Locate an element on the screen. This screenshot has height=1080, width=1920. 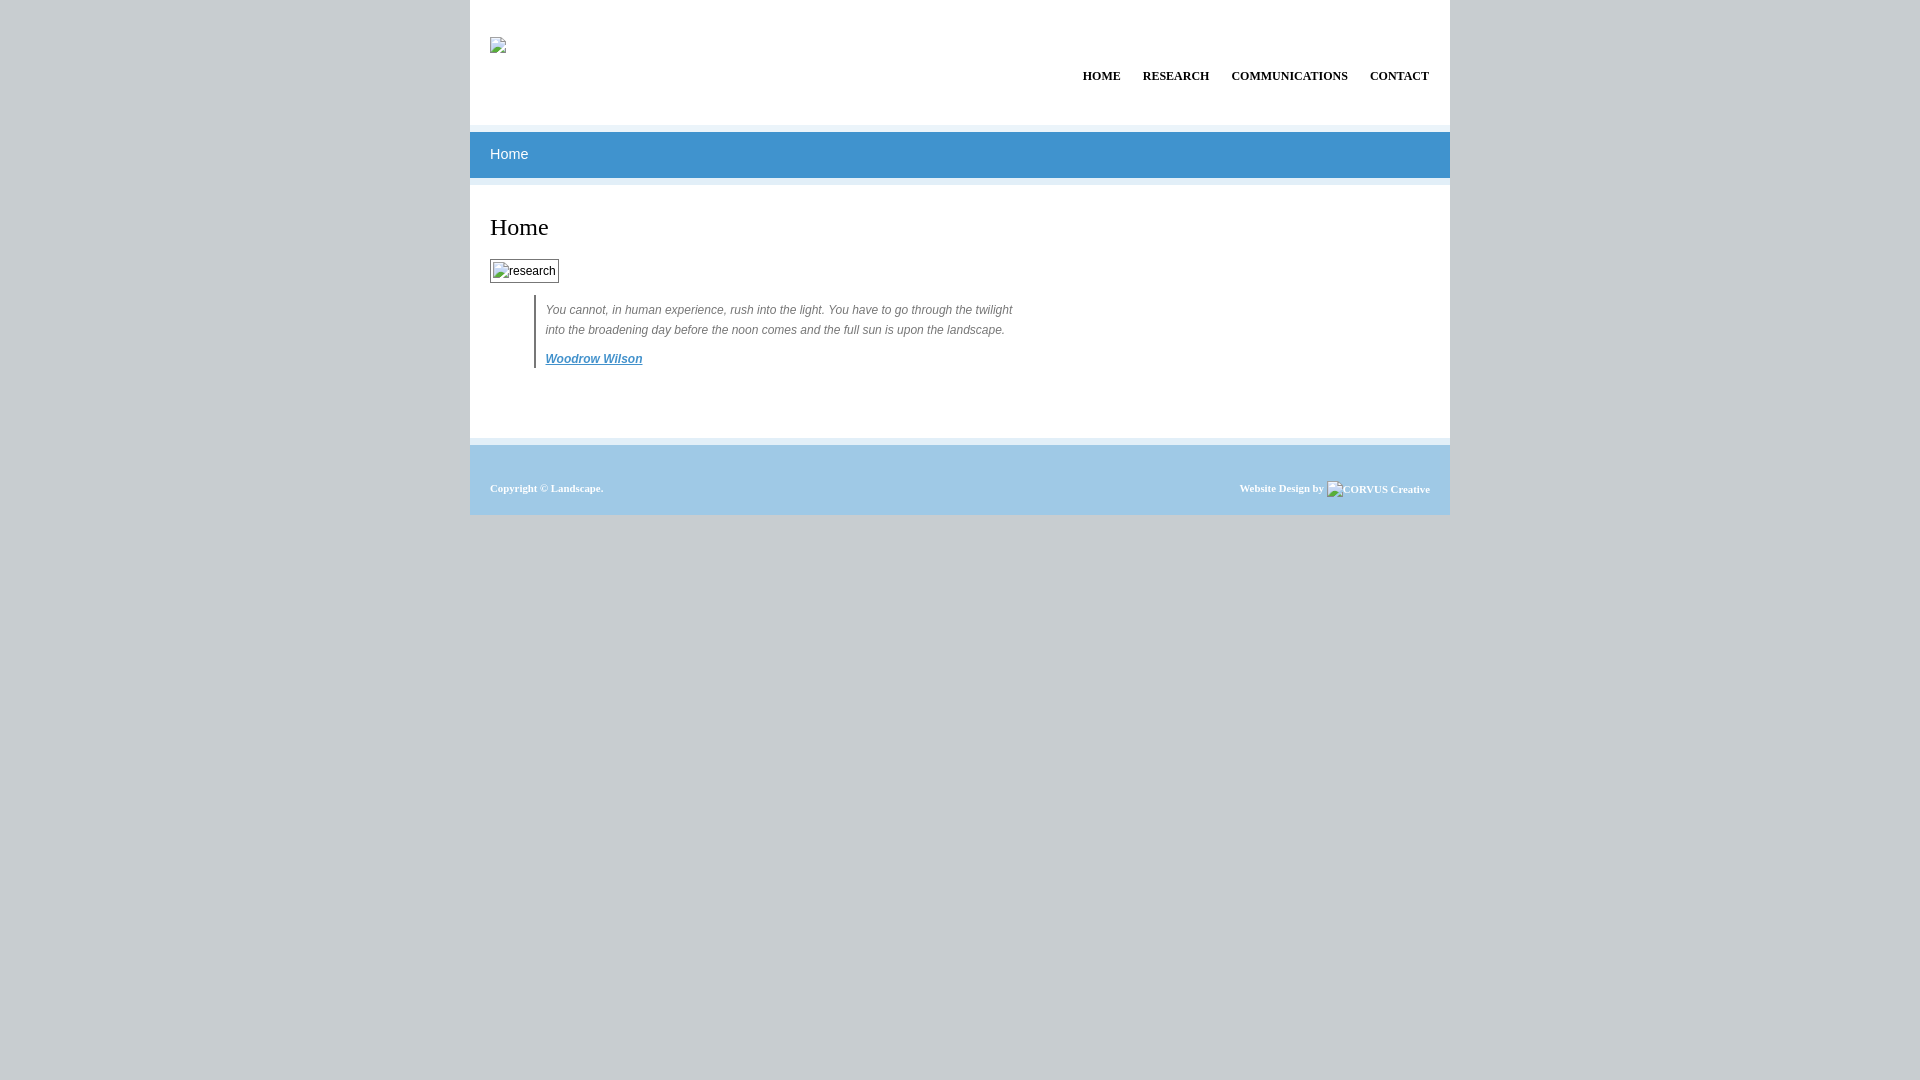
'Home' is located at coordinates (519, 226).